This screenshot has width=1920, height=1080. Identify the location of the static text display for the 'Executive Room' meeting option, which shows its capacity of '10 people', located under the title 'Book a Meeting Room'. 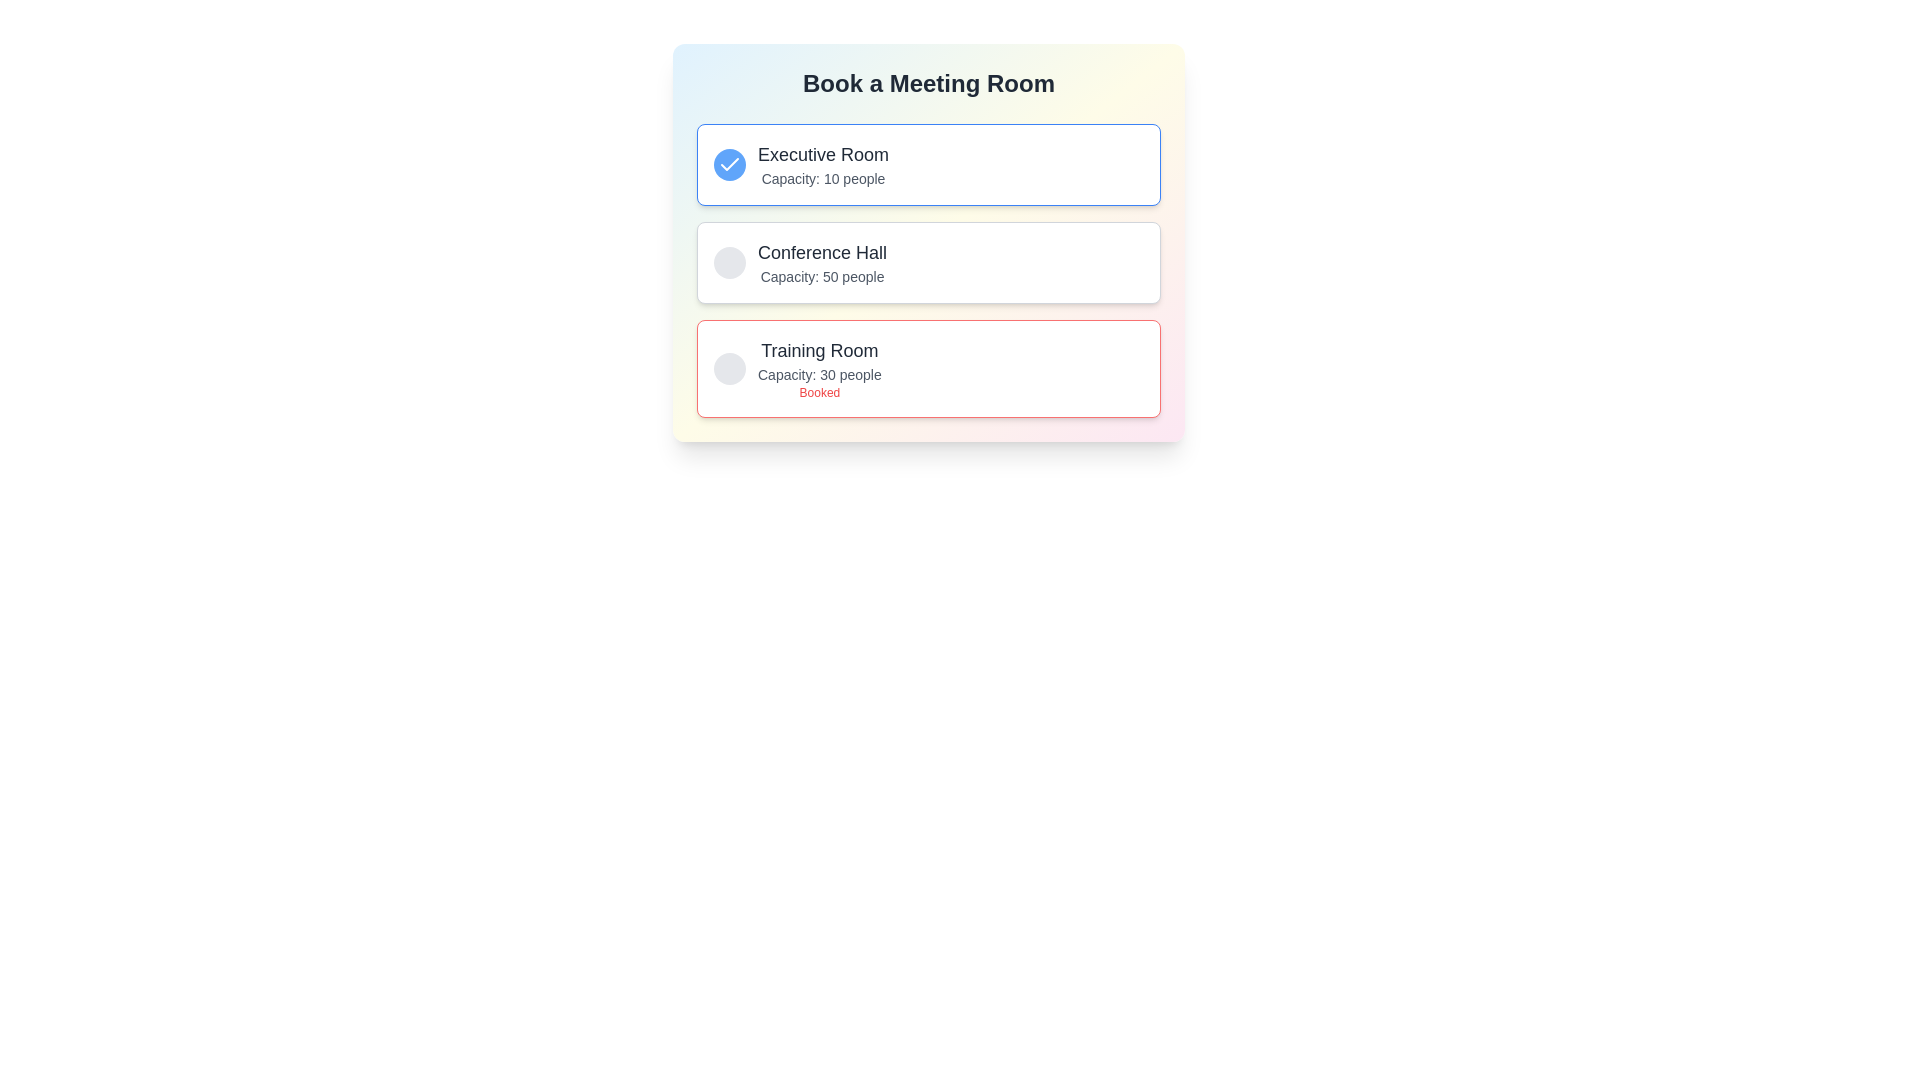
(823, 164).